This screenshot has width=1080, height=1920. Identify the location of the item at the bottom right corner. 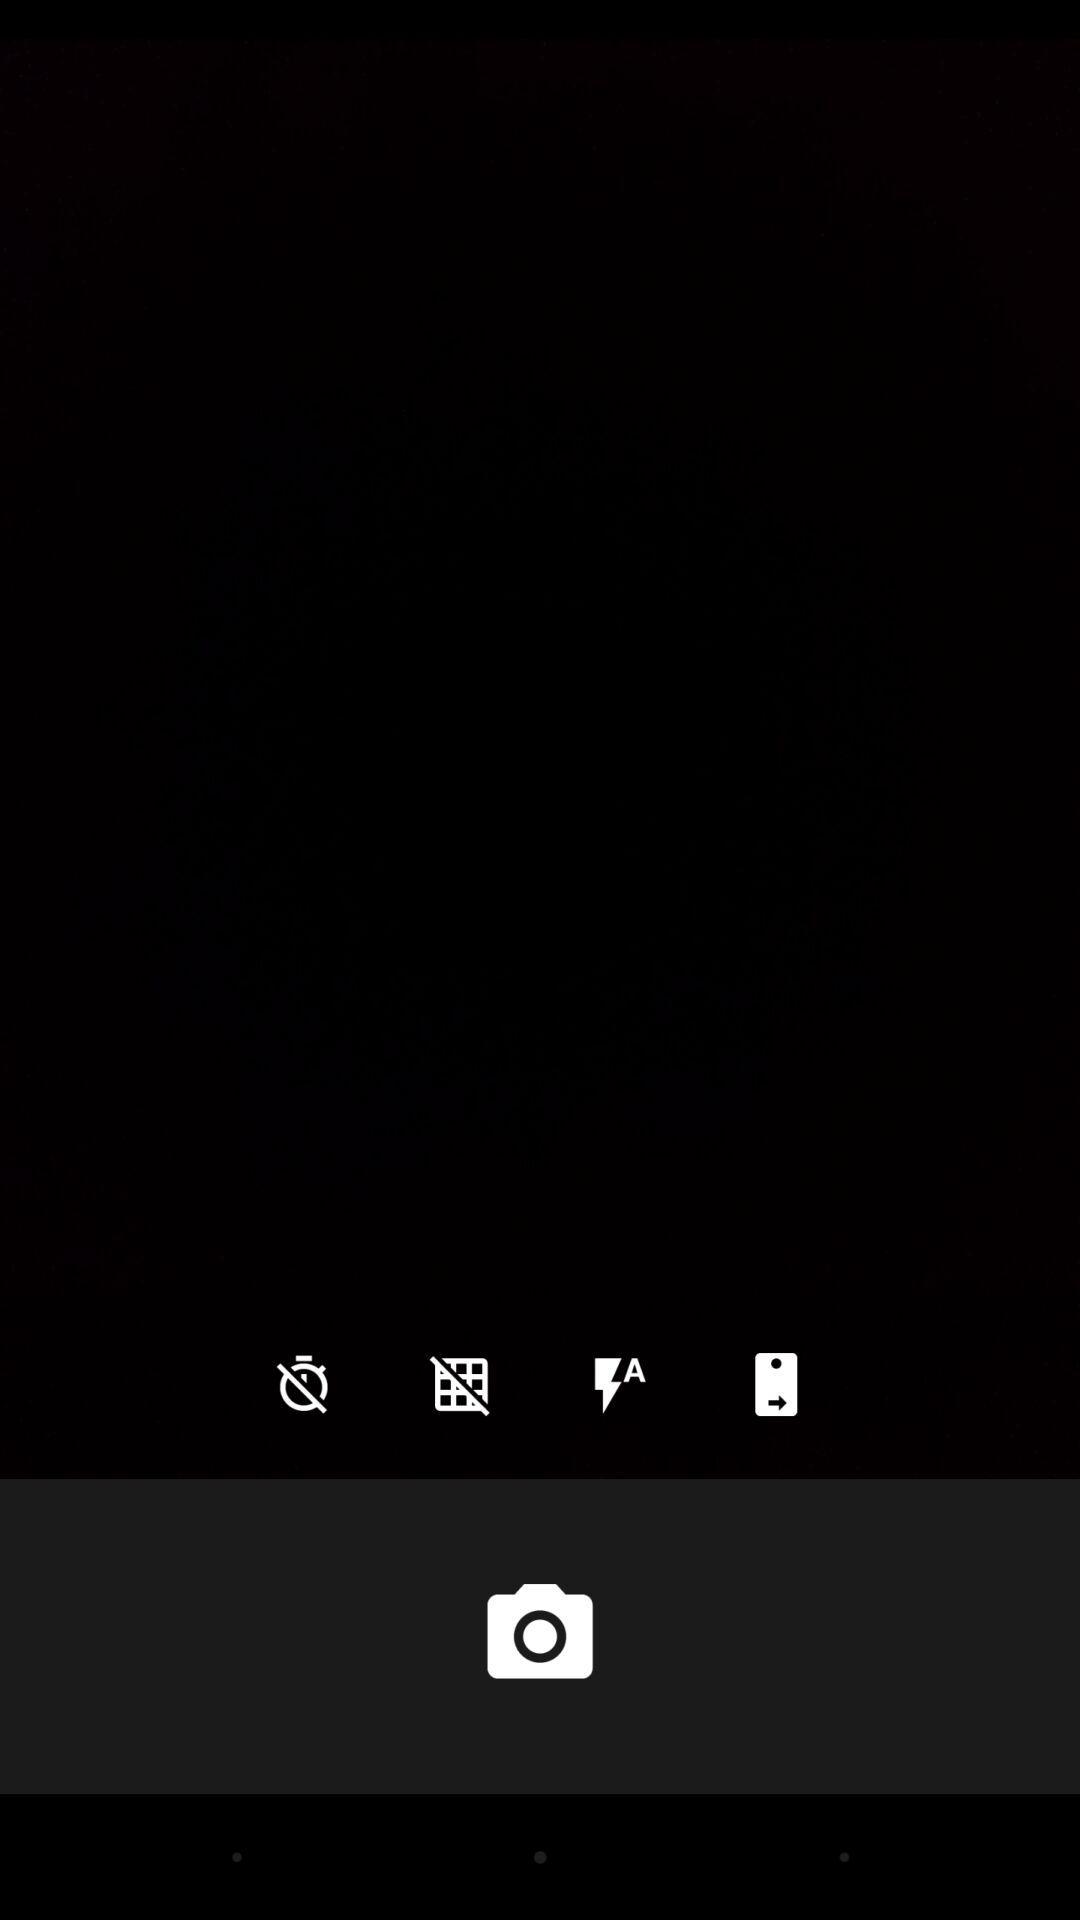
(775, 1383).